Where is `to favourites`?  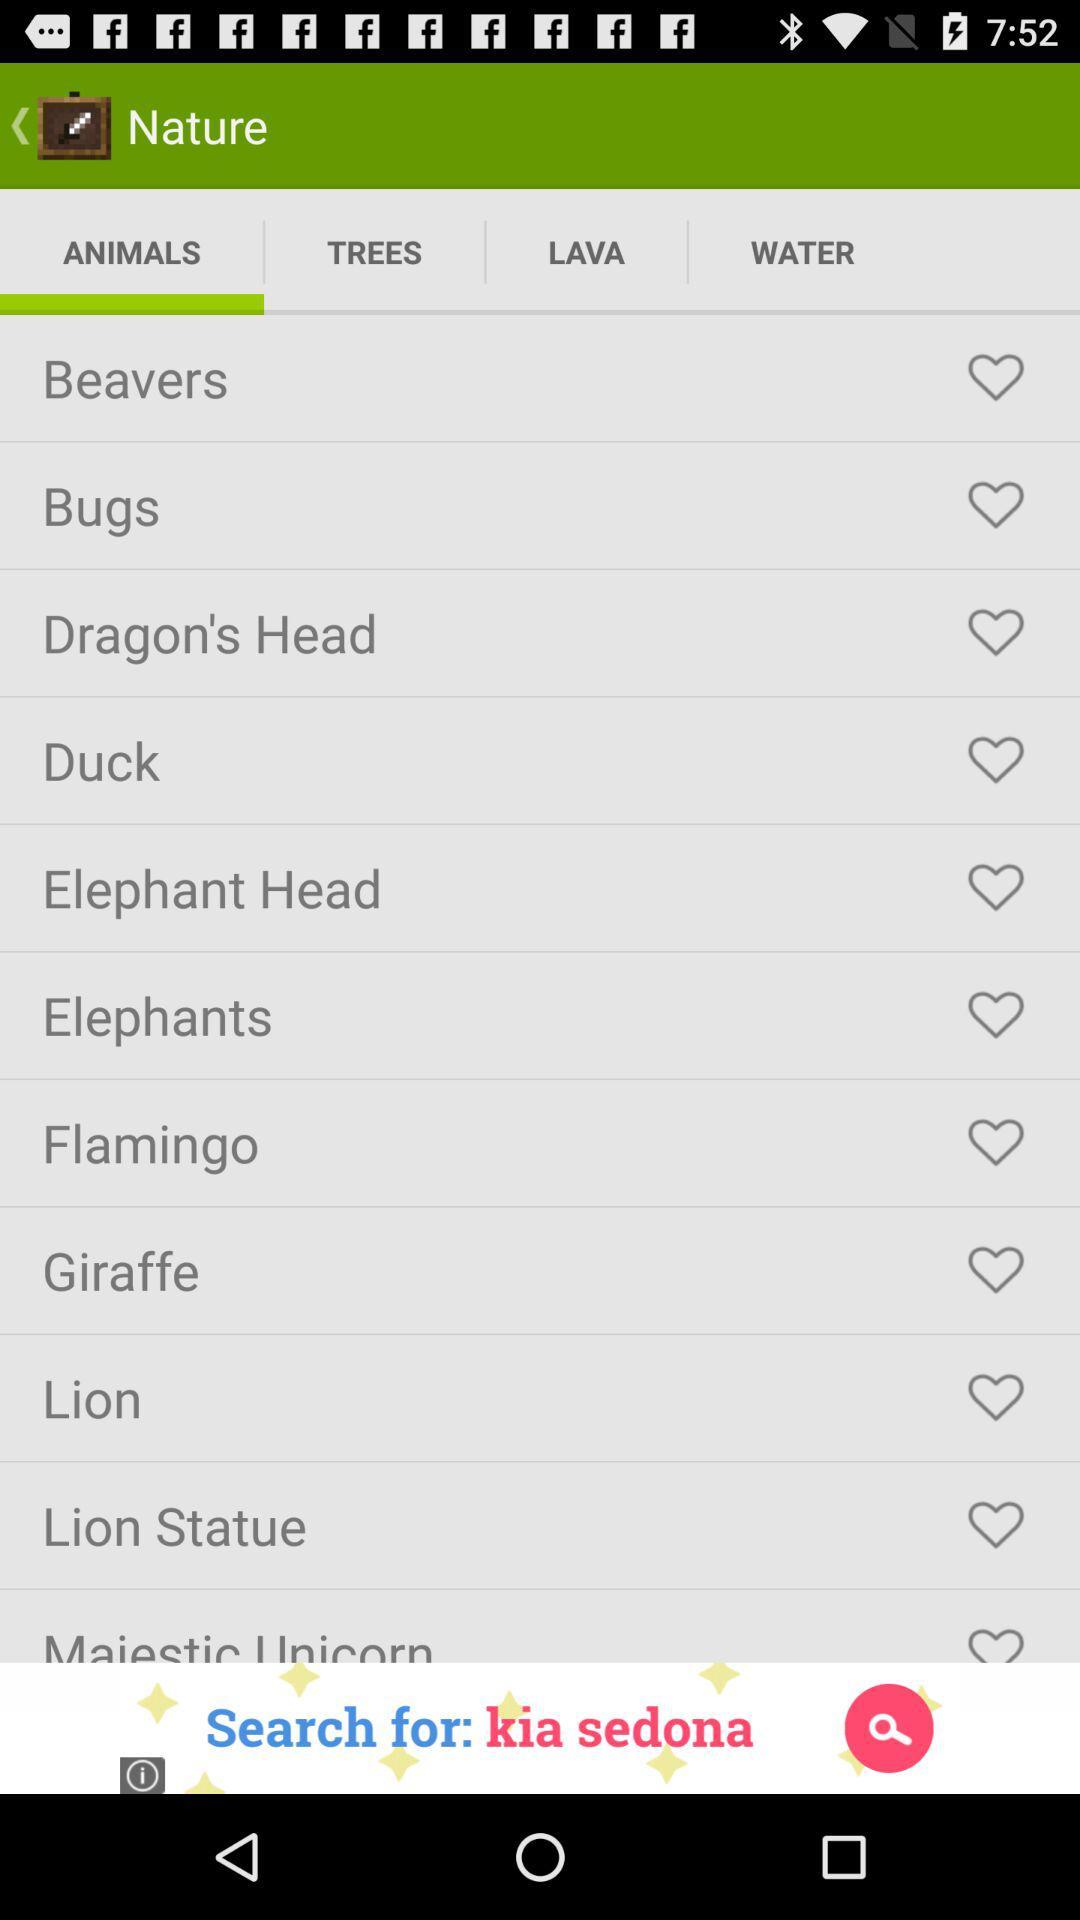
to favourites is located at coordinates (995, 759).